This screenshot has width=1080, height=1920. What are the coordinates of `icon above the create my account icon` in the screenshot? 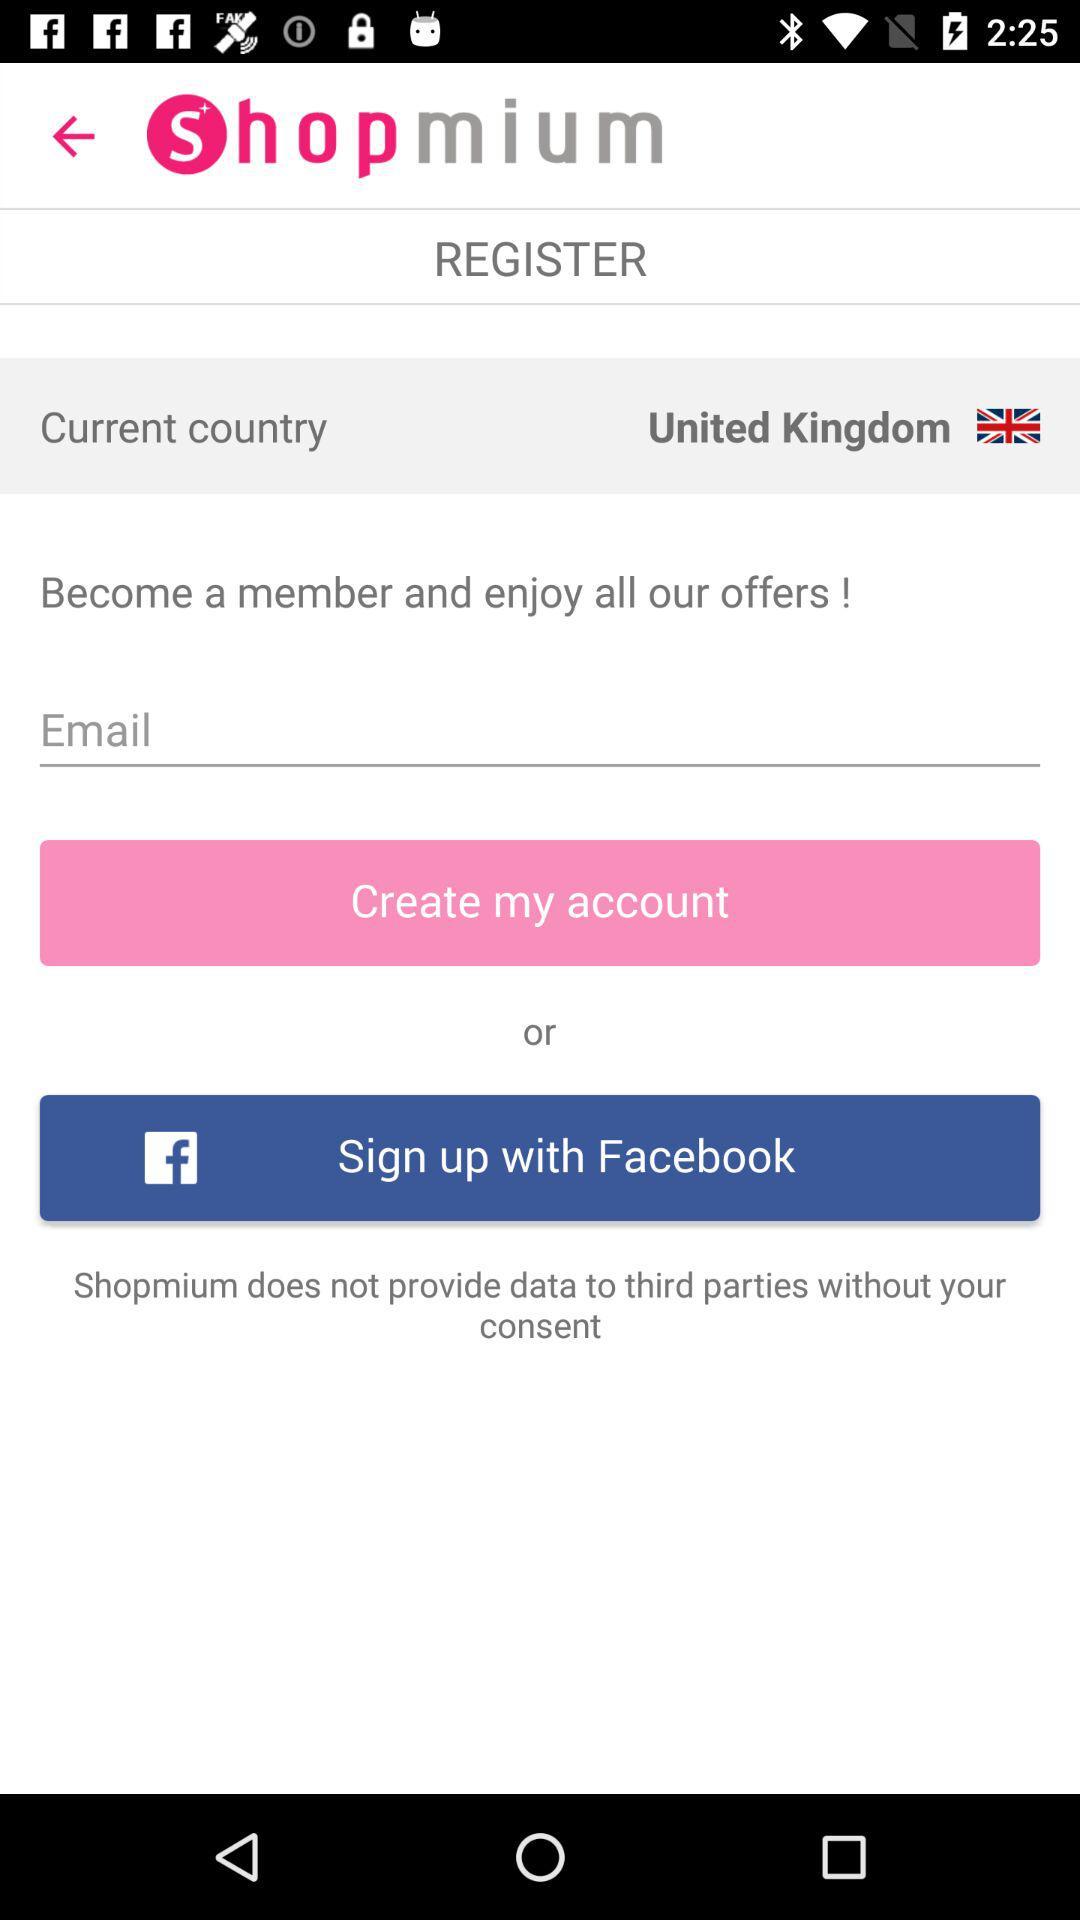 It's located at (540, 728).